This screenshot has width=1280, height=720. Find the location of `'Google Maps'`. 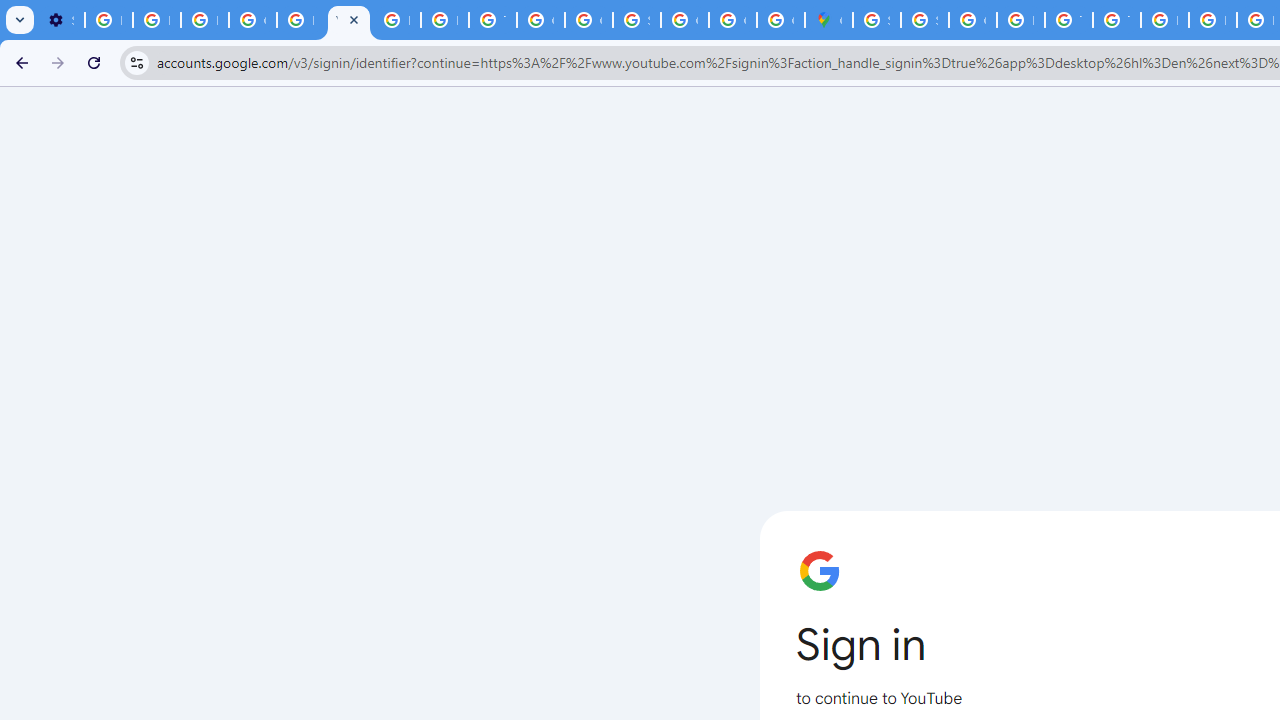

'Google Maps' is located at coordinates (828, 20).